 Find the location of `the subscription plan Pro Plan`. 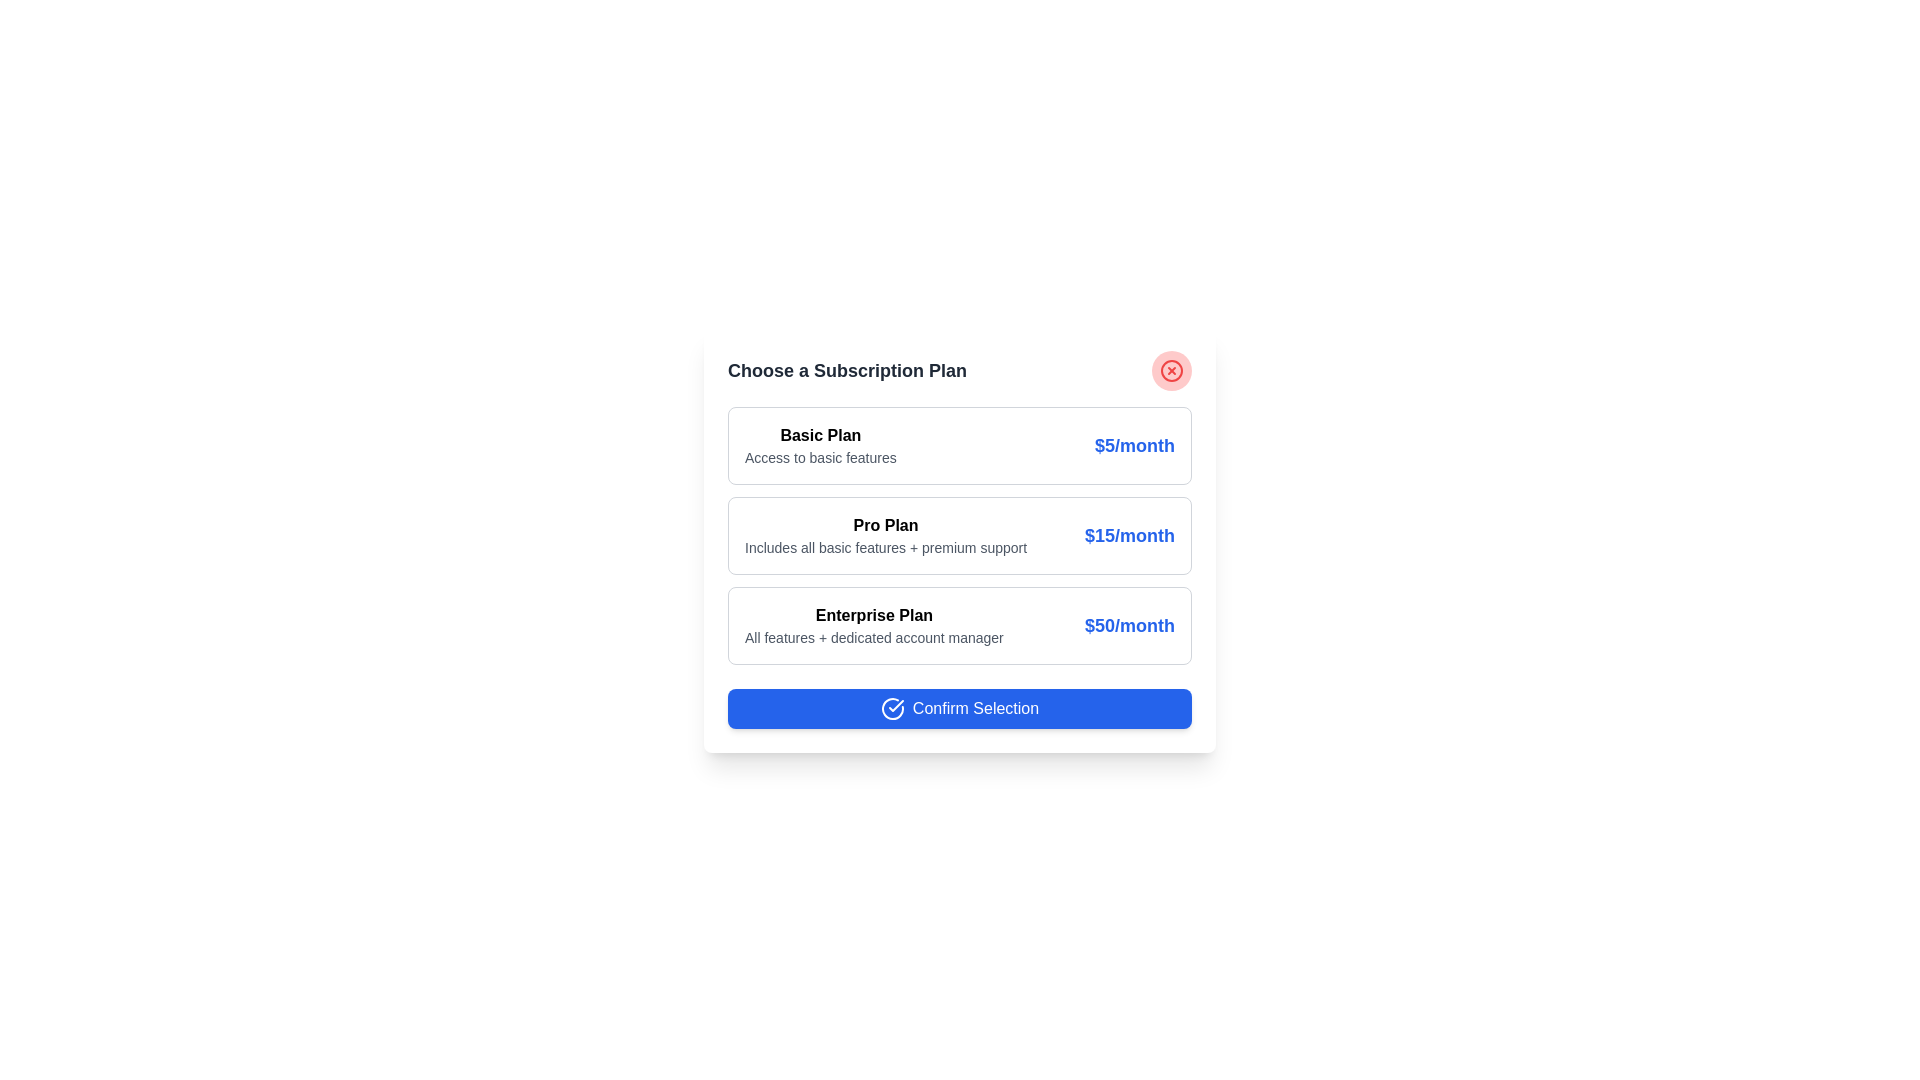

the subscription plan Pro Plan is located at coordinates (960, 535).